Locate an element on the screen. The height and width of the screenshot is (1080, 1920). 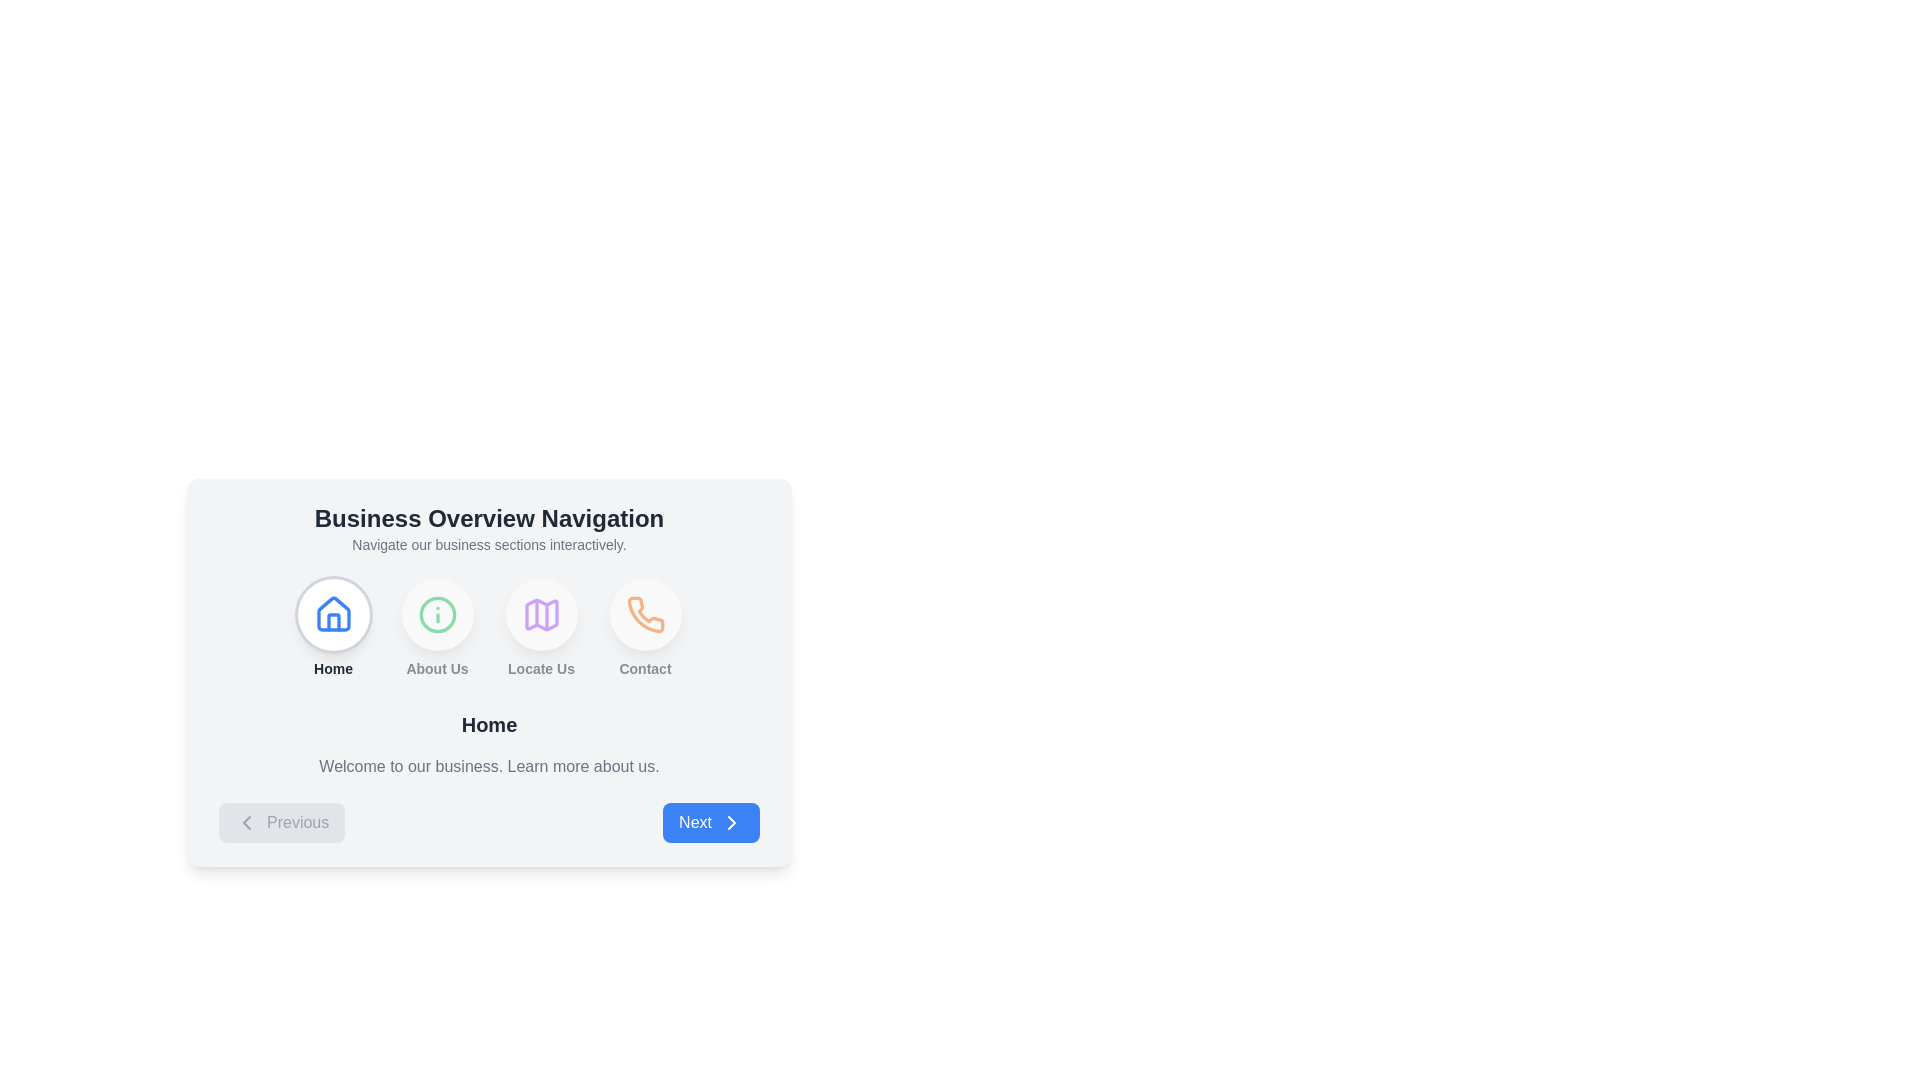
the circular icon with a white background, green border, and information symbol ('i') in the 'About Us' section of the navigation is located at coordinates (436, 613).